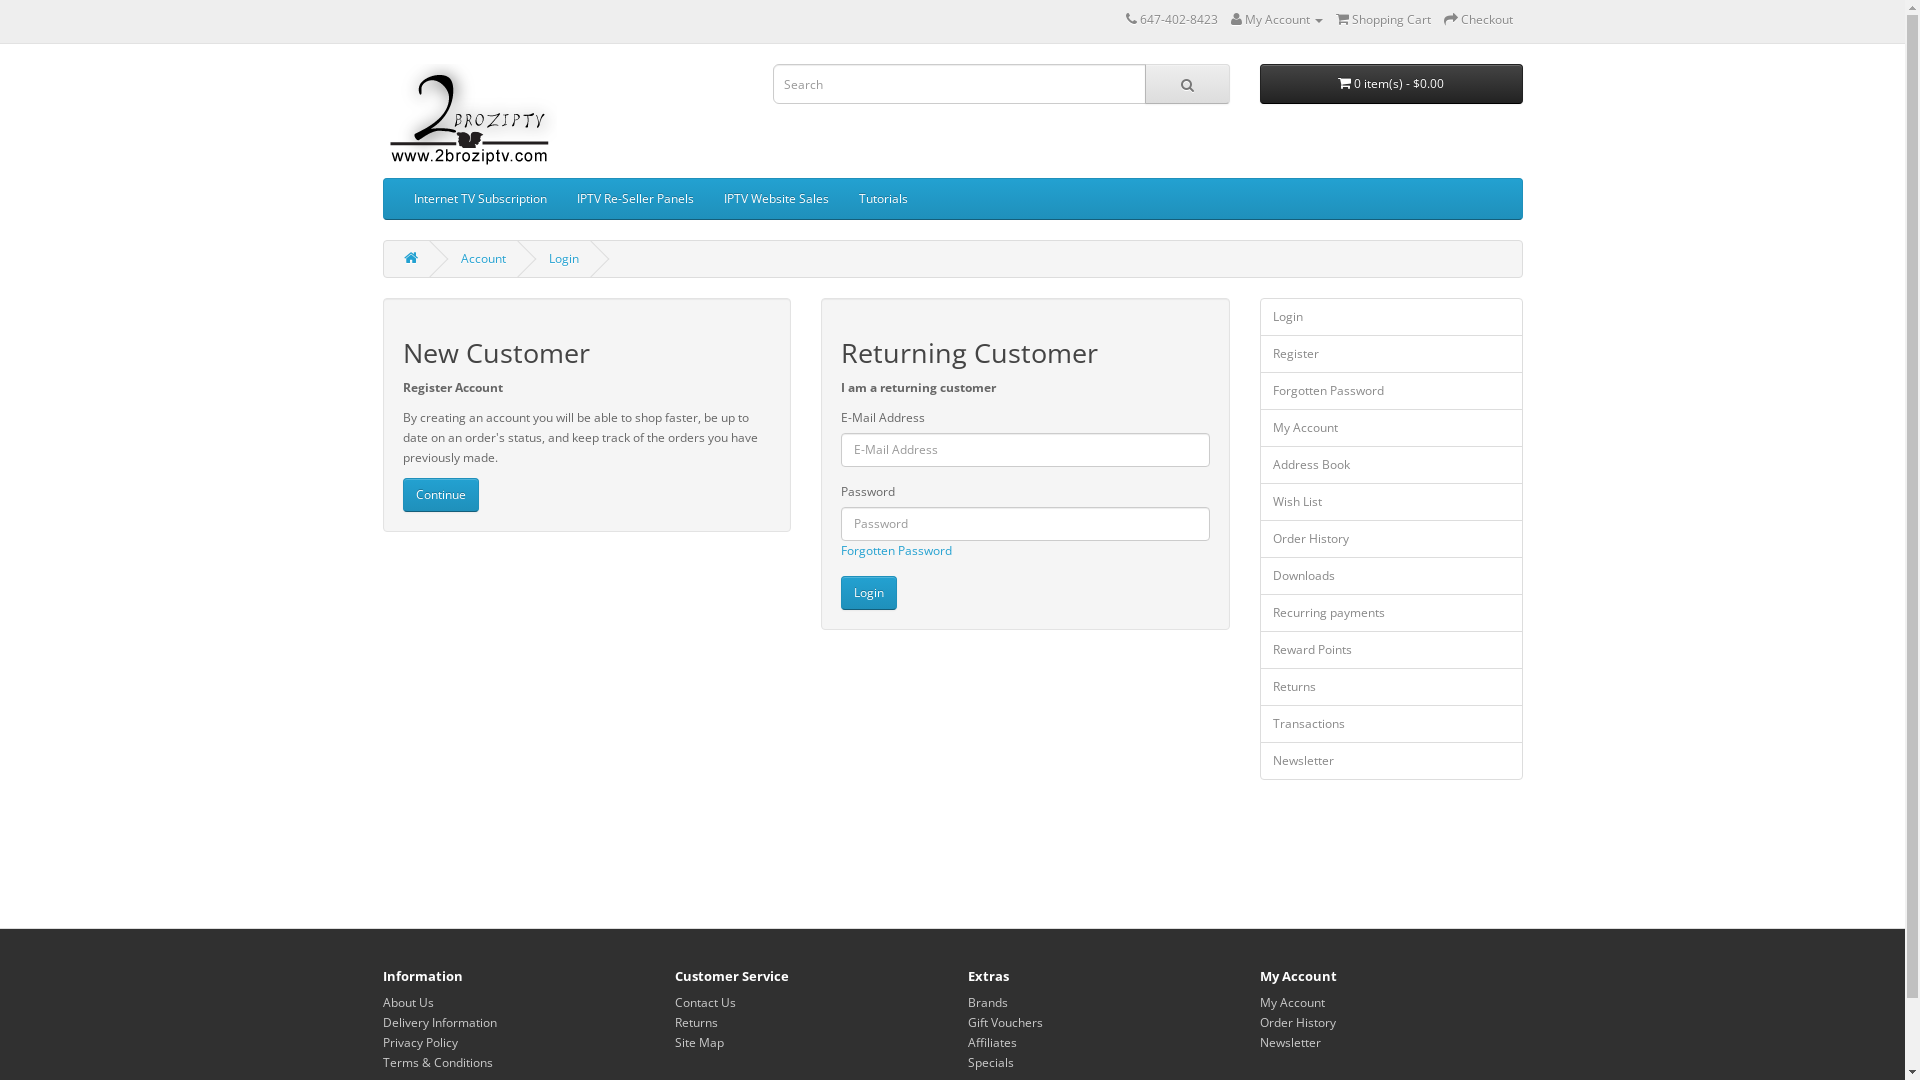 This screenshot has height=1080, width=1920. What do you see at coordinates (1258, 500) in the screenshot?
I see `'Wish List'` at bounding box center [1258, 500].